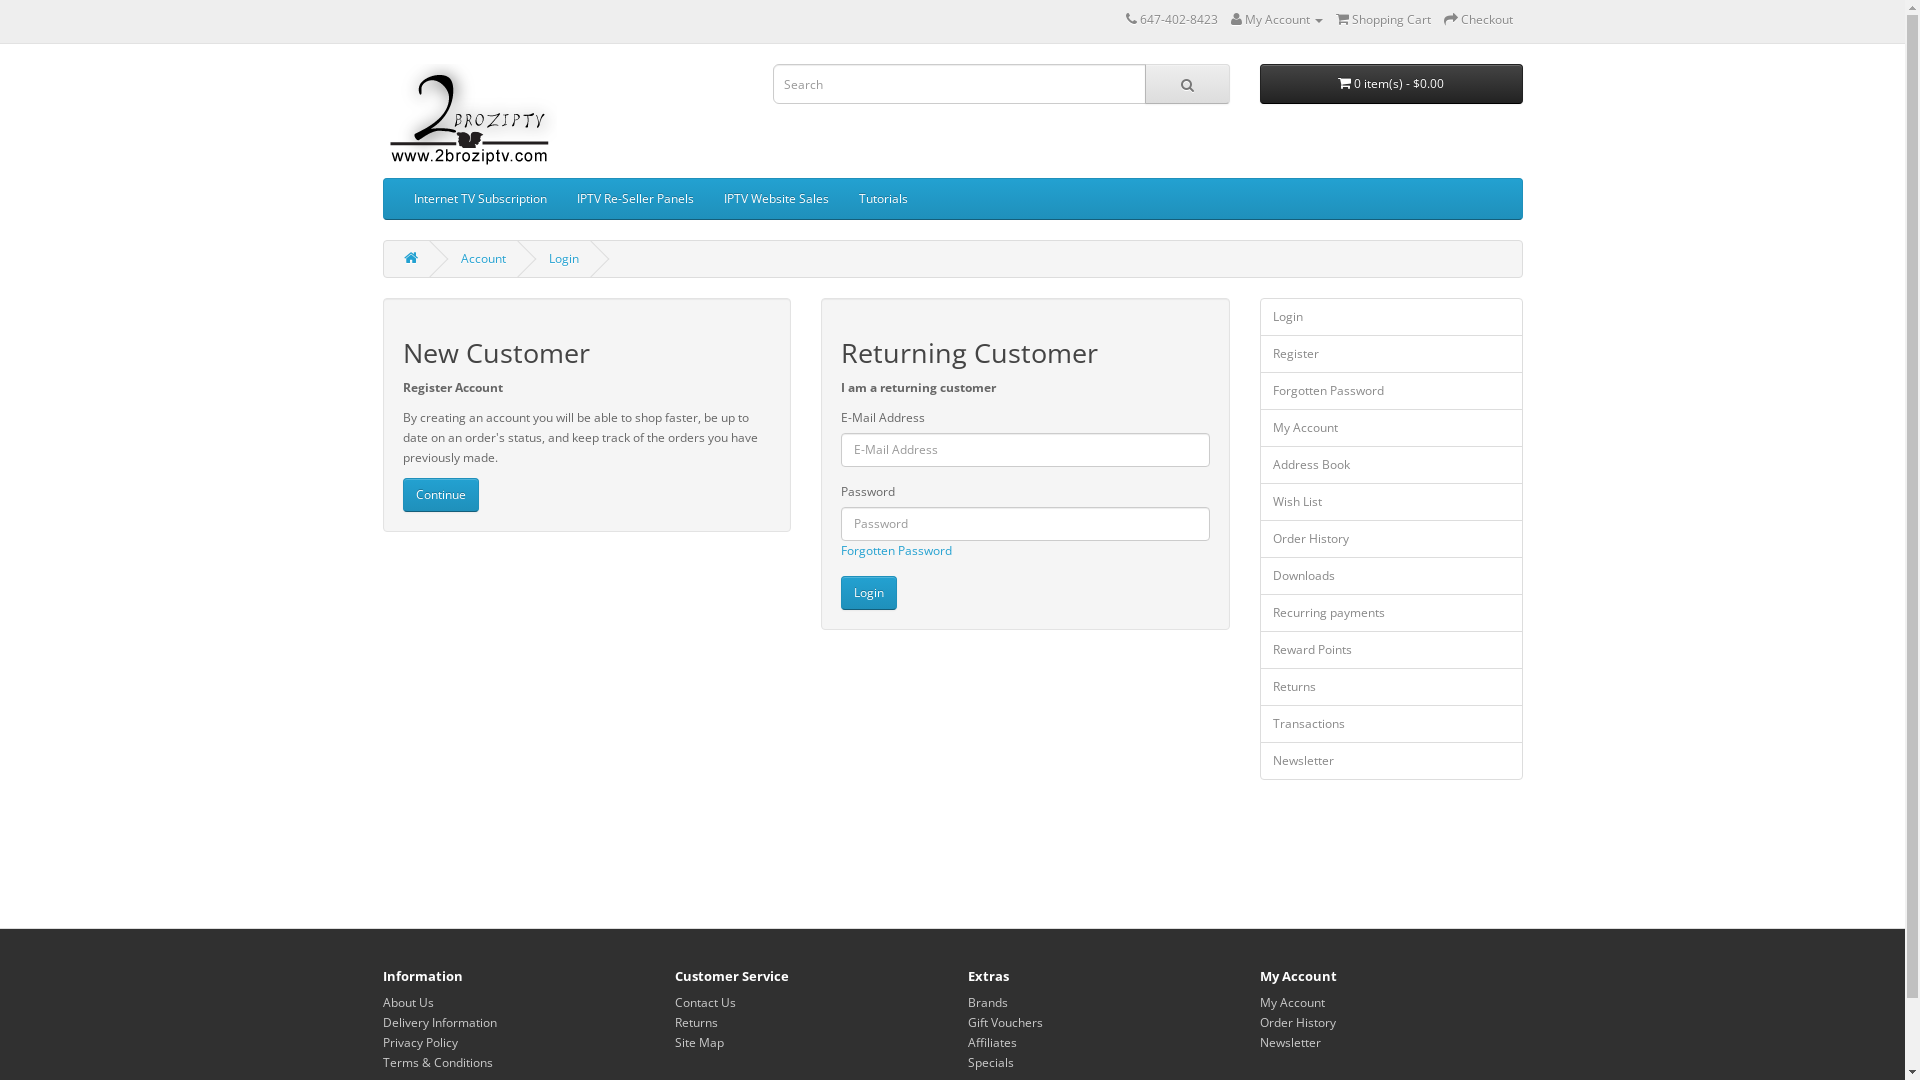 This screenshot has height=1080, width=1920. What do you see at coordinates (1258, 500) in the screenshot?
I see `'Wish List'` at bounding box center [1258, 500].